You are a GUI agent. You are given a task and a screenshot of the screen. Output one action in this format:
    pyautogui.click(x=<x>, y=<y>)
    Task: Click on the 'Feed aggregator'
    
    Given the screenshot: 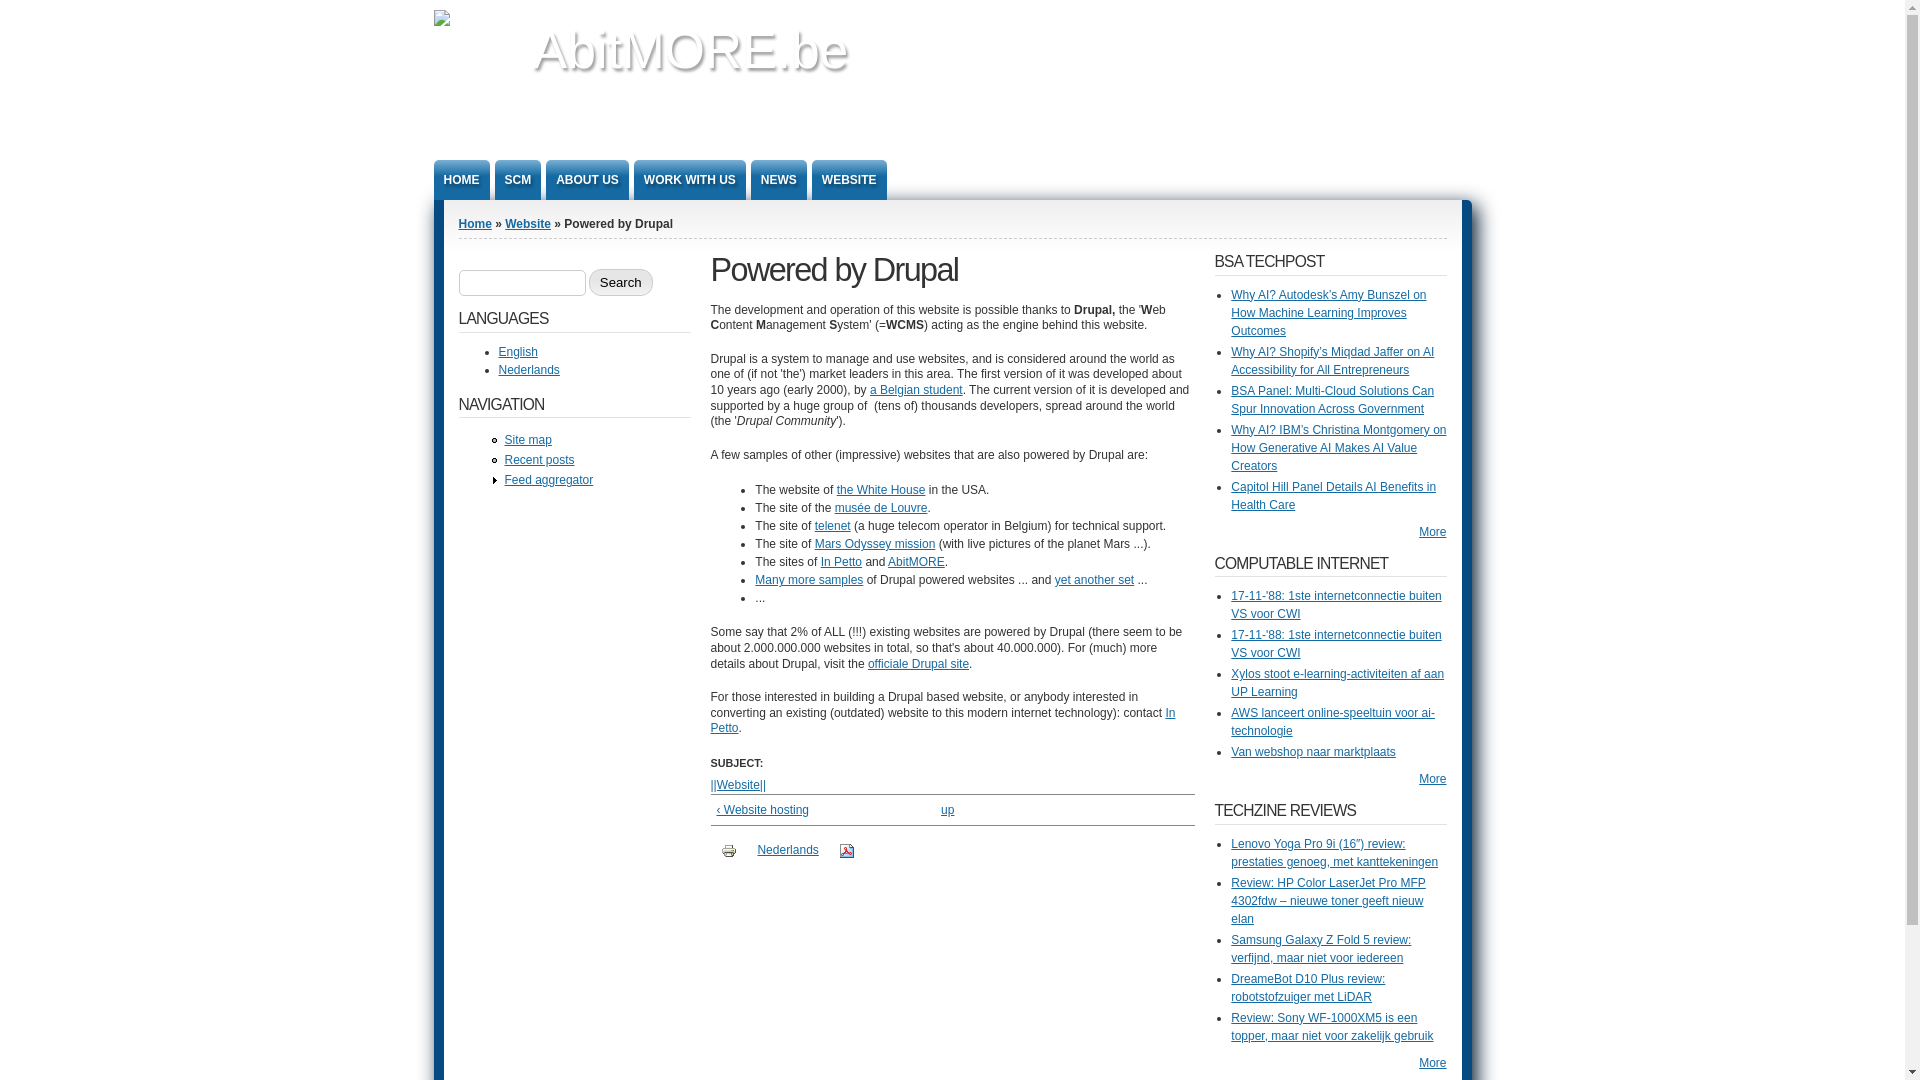 What is the action you would take?
    pyautogui.click(x=548, y=479)
    